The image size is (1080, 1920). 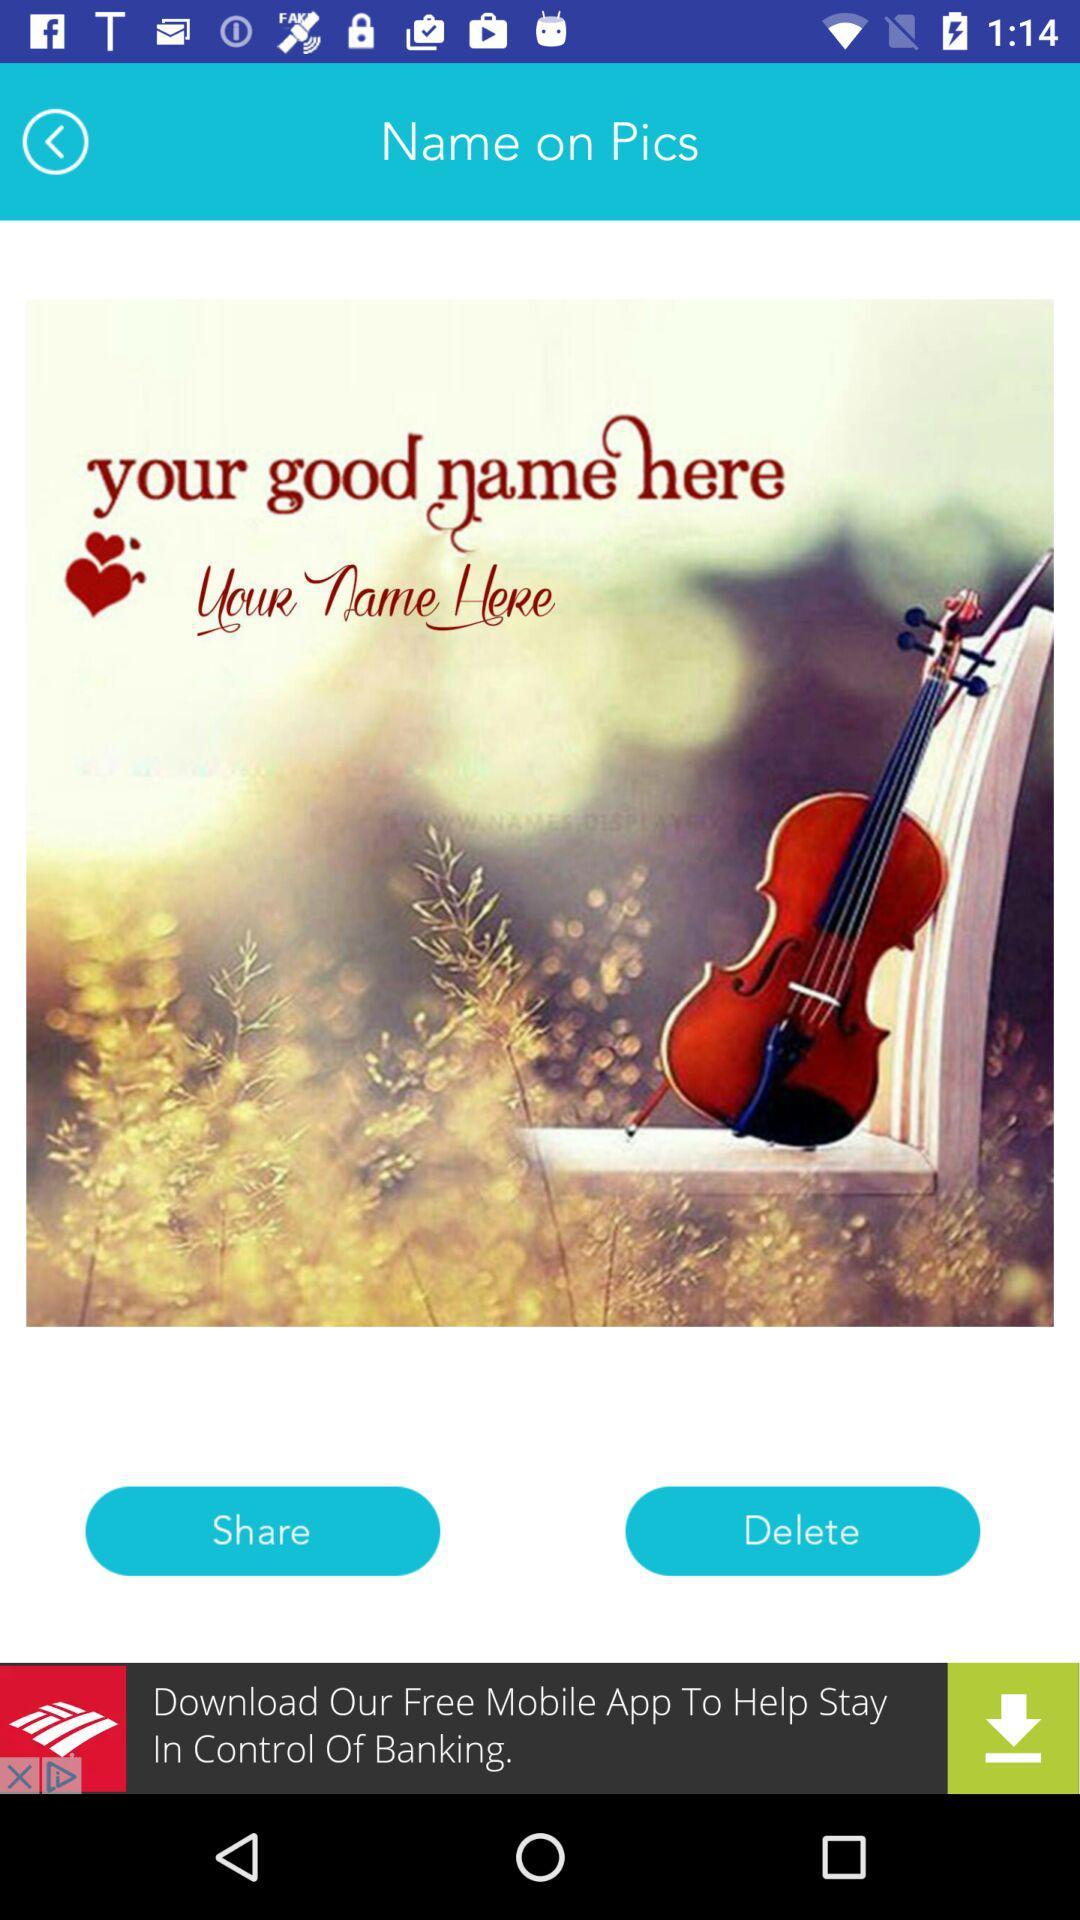 I want to click on go back, so click(x=54, y=140).